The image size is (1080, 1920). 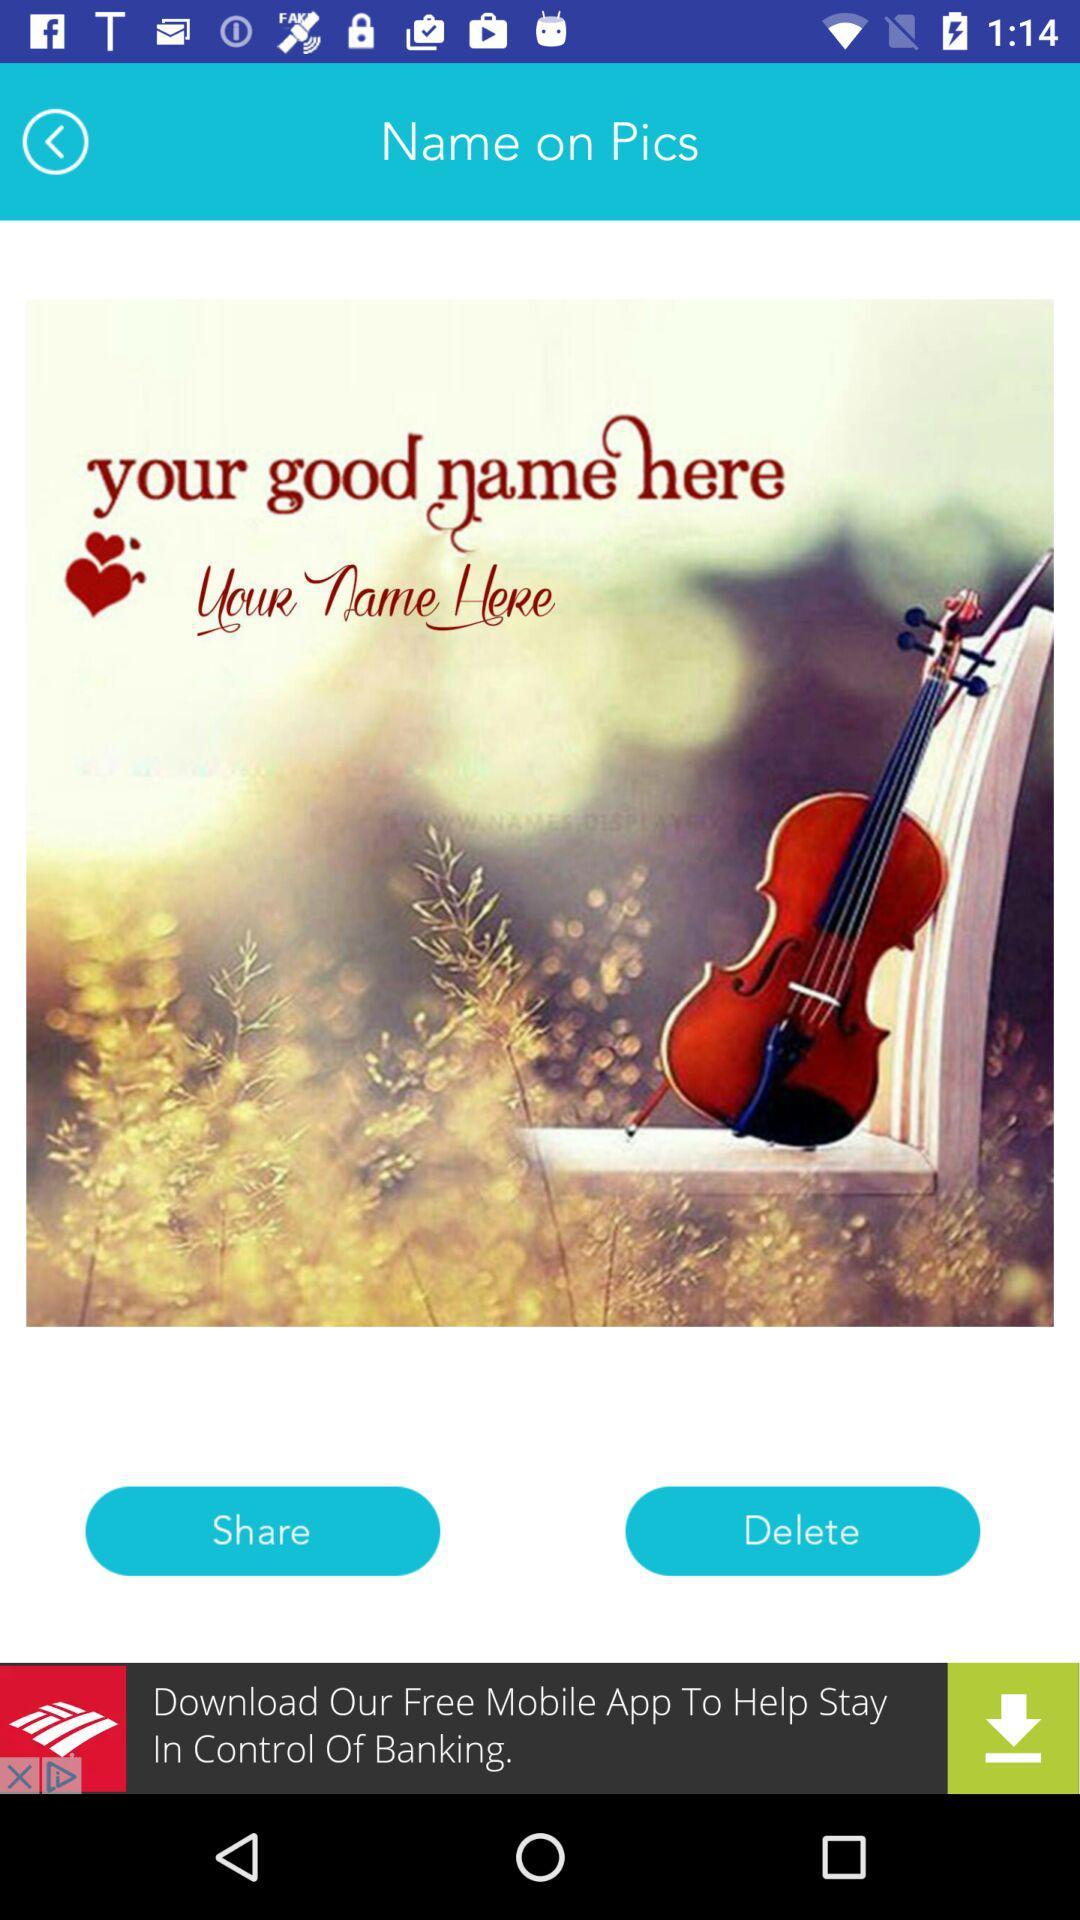 I want to click on go back, so click(x=54, y=140).